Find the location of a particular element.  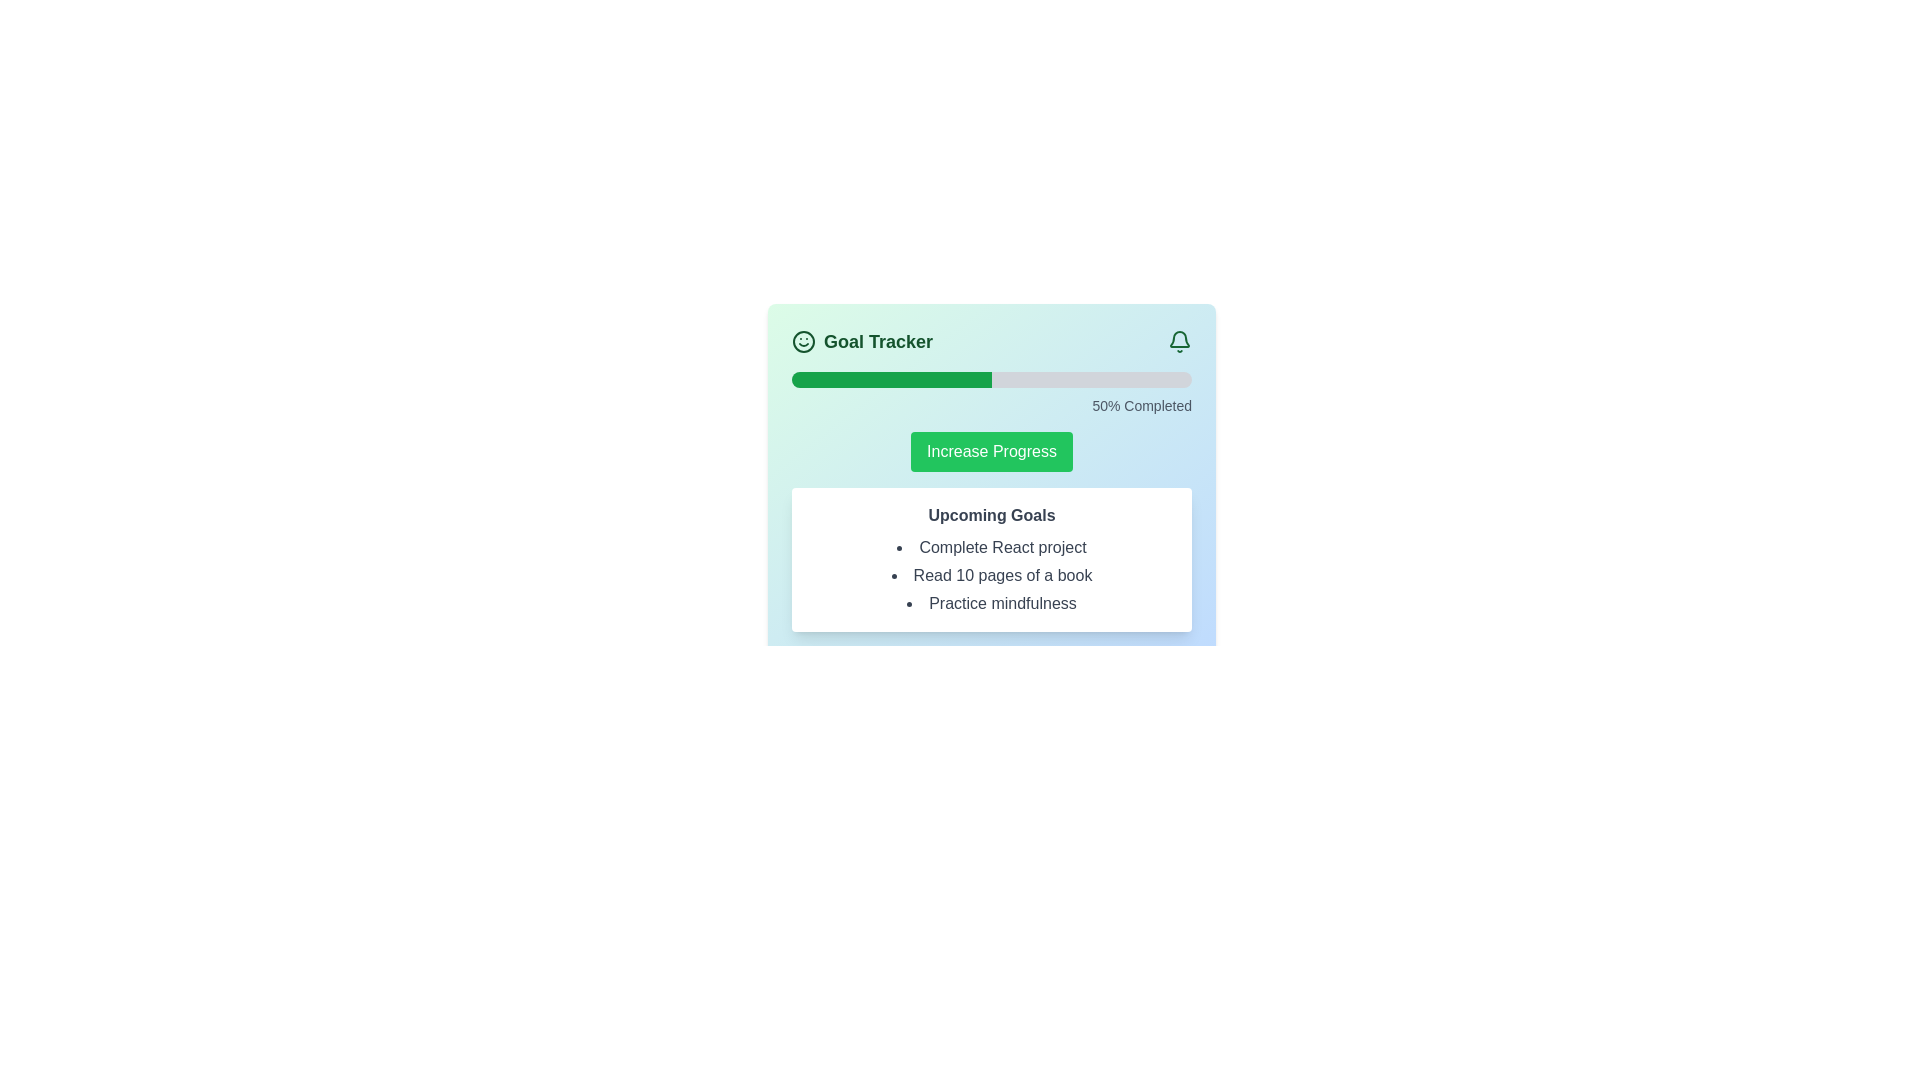

the first item in the vertical list of goals displayed under the 'Upcoming Goals' heading, which serves as a textual representation of a goal is located at coordinates (992, 547).